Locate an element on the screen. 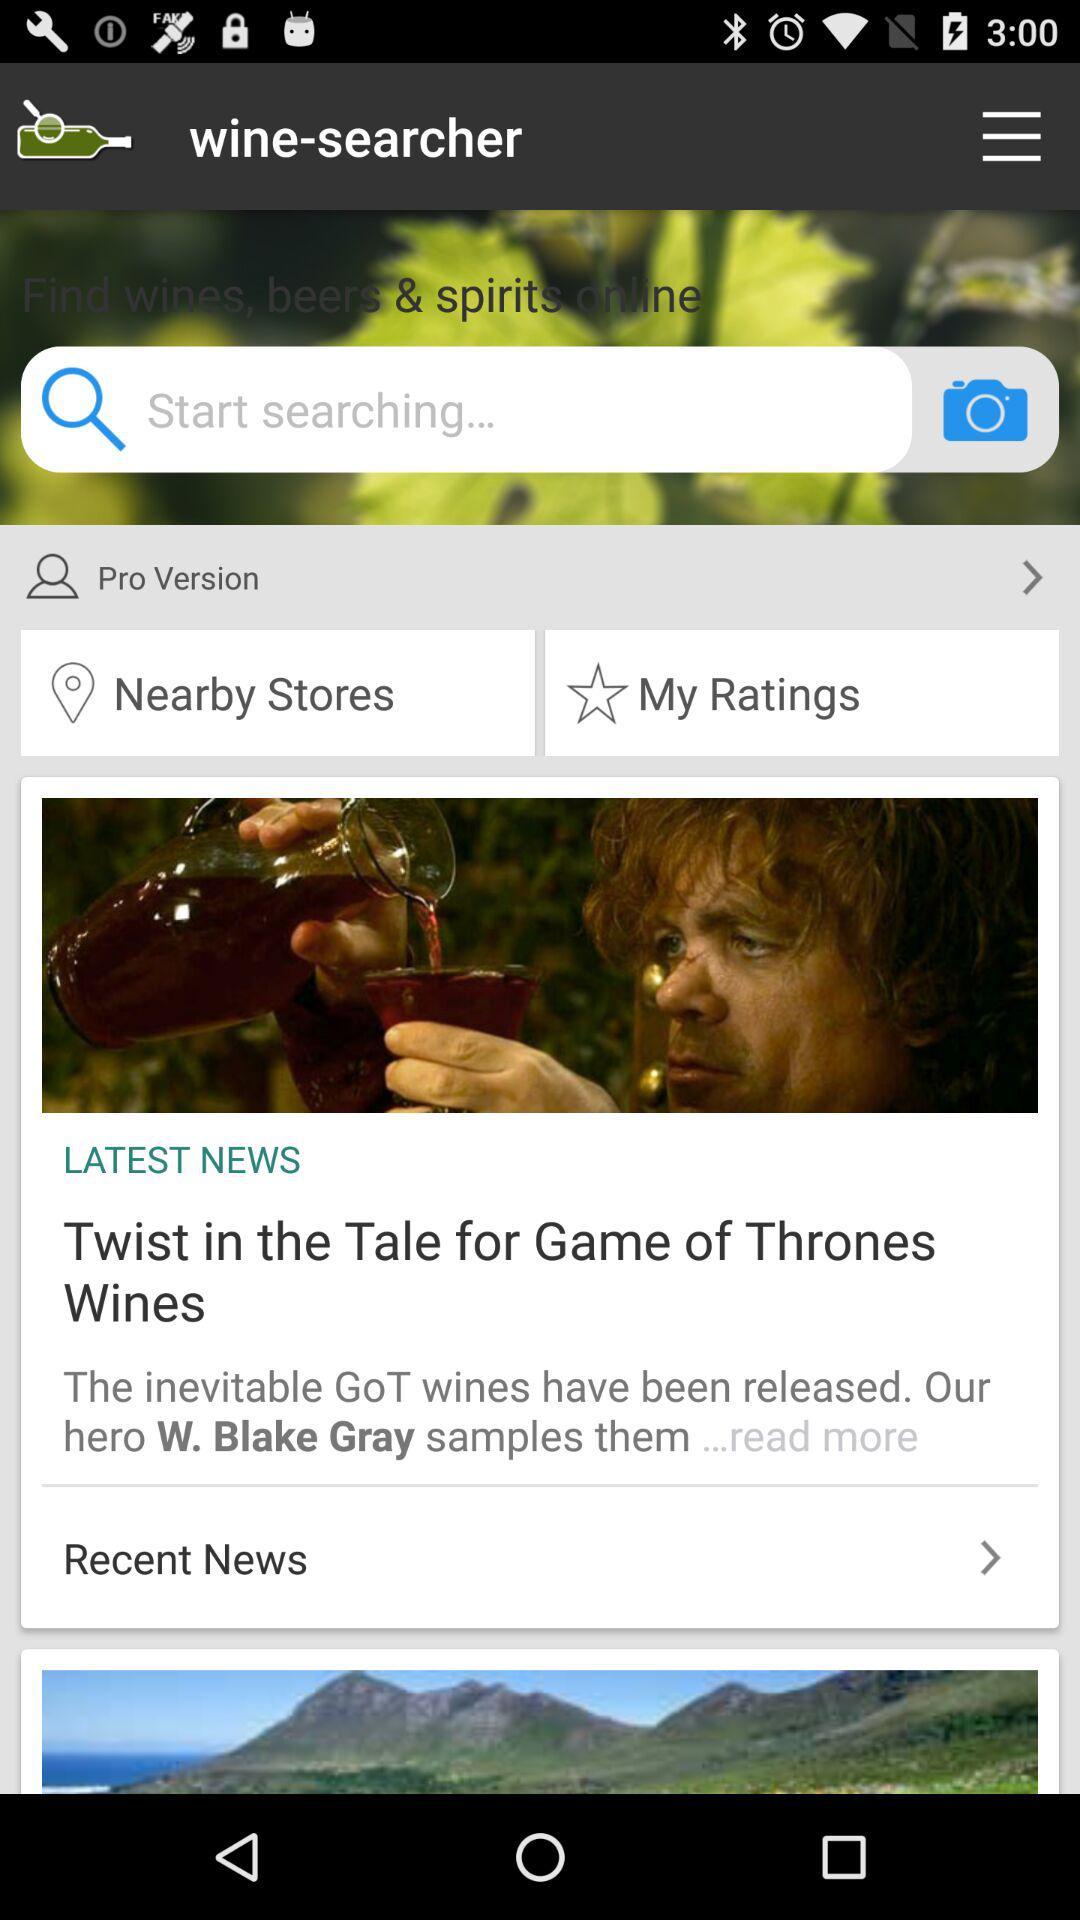 The width and height of the screenshot is (1080, 1920). the icon next to my ratings item is located at coordinates (277, 692).